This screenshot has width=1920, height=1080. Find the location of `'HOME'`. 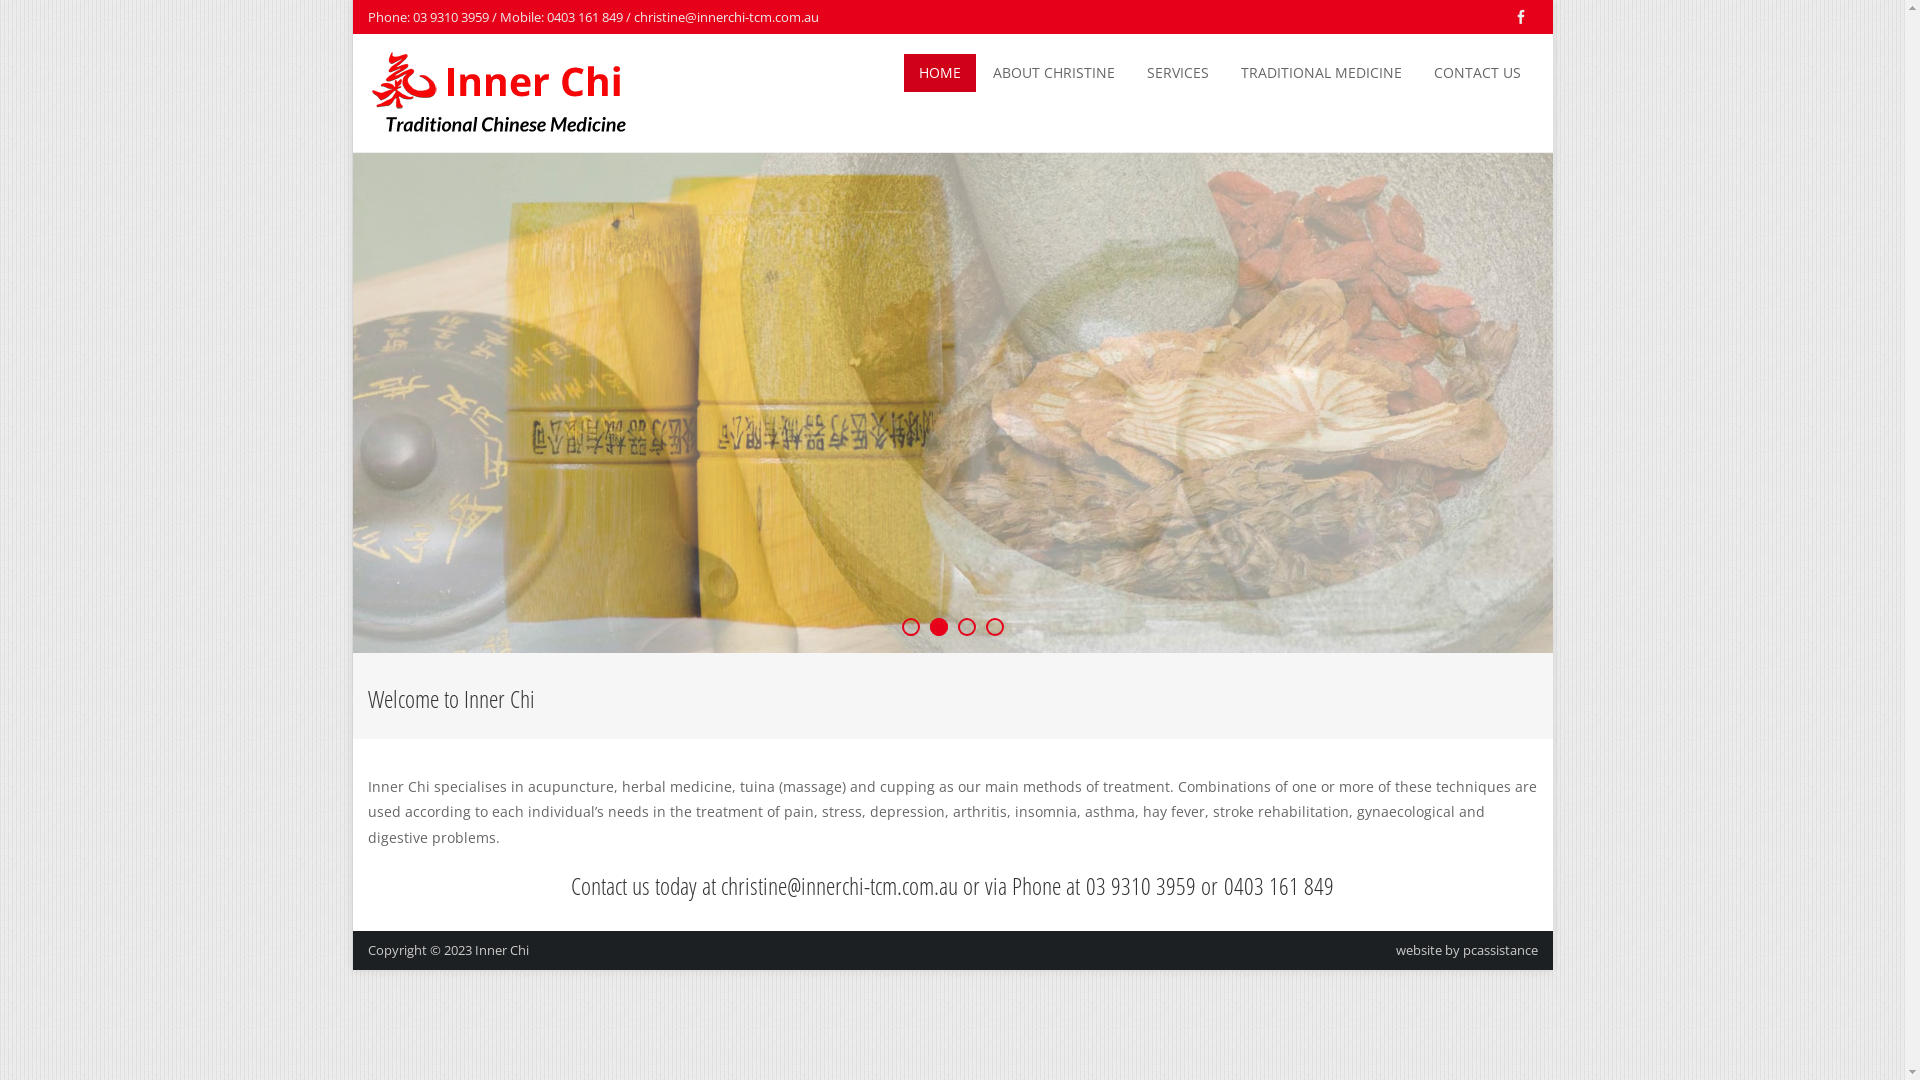

'HOME' is located at coordinates (902, 72).